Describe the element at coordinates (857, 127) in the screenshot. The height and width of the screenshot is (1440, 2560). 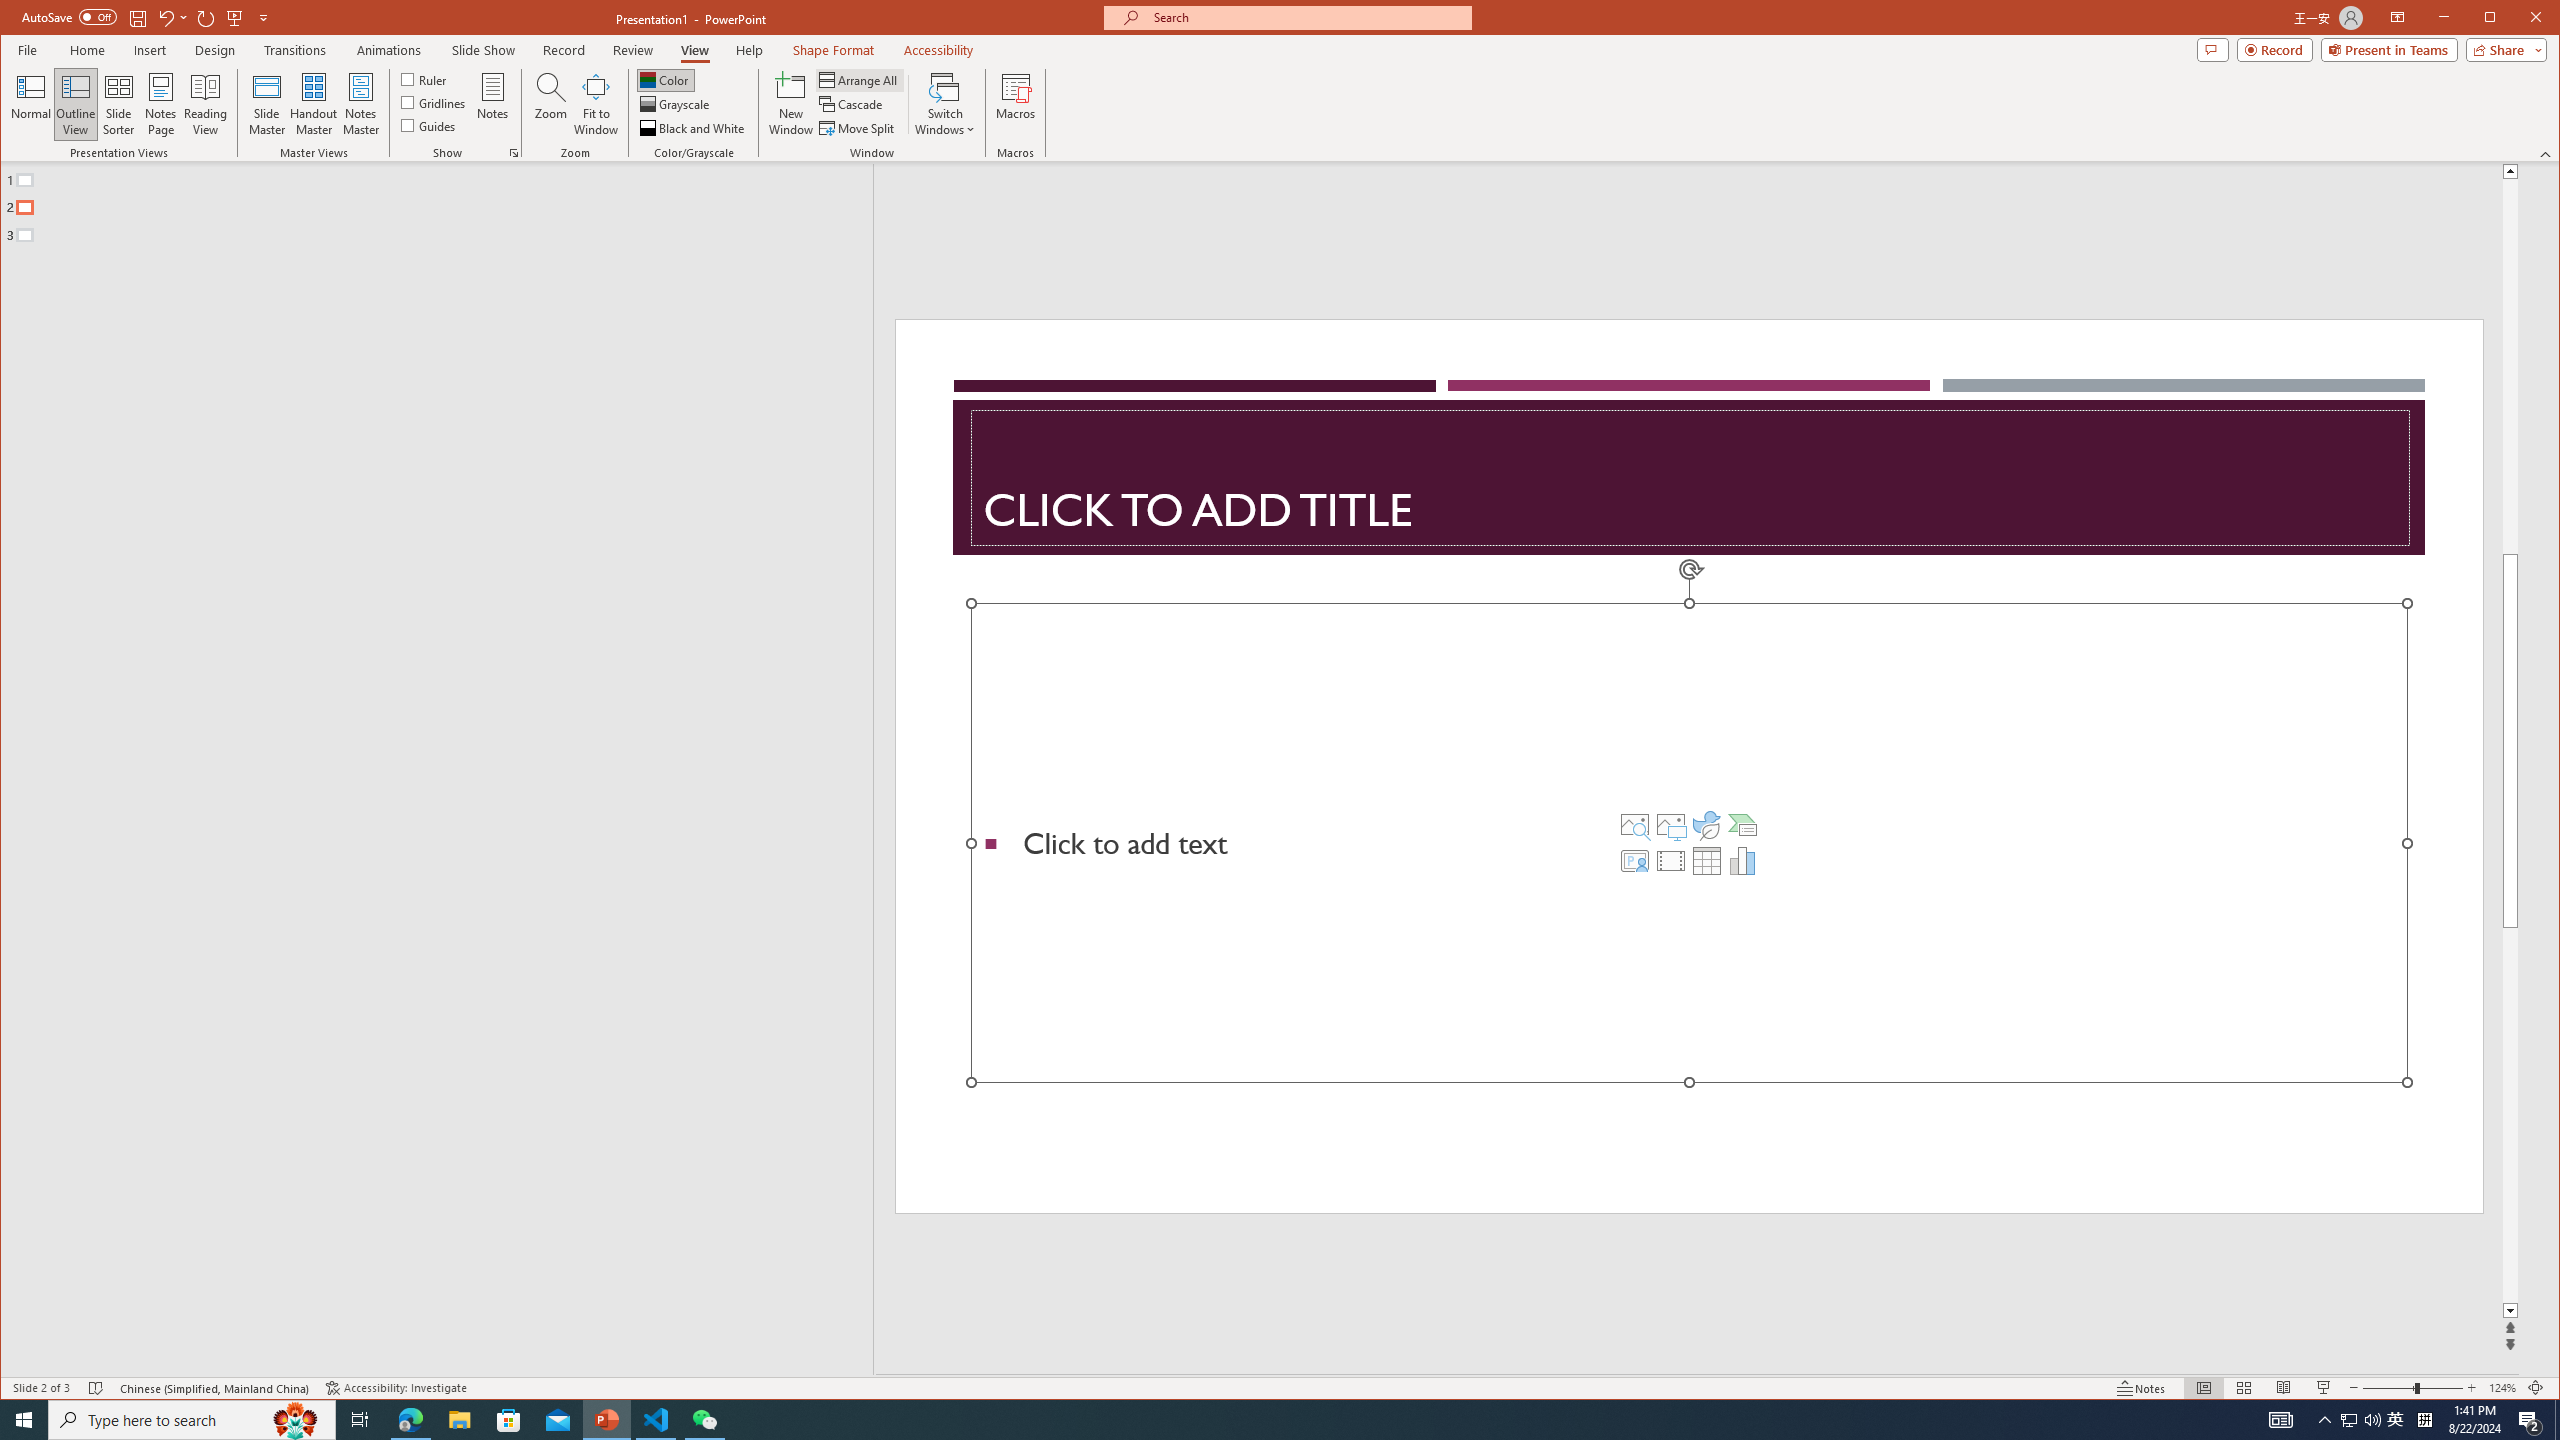
I see `'Move Split'` at that location.